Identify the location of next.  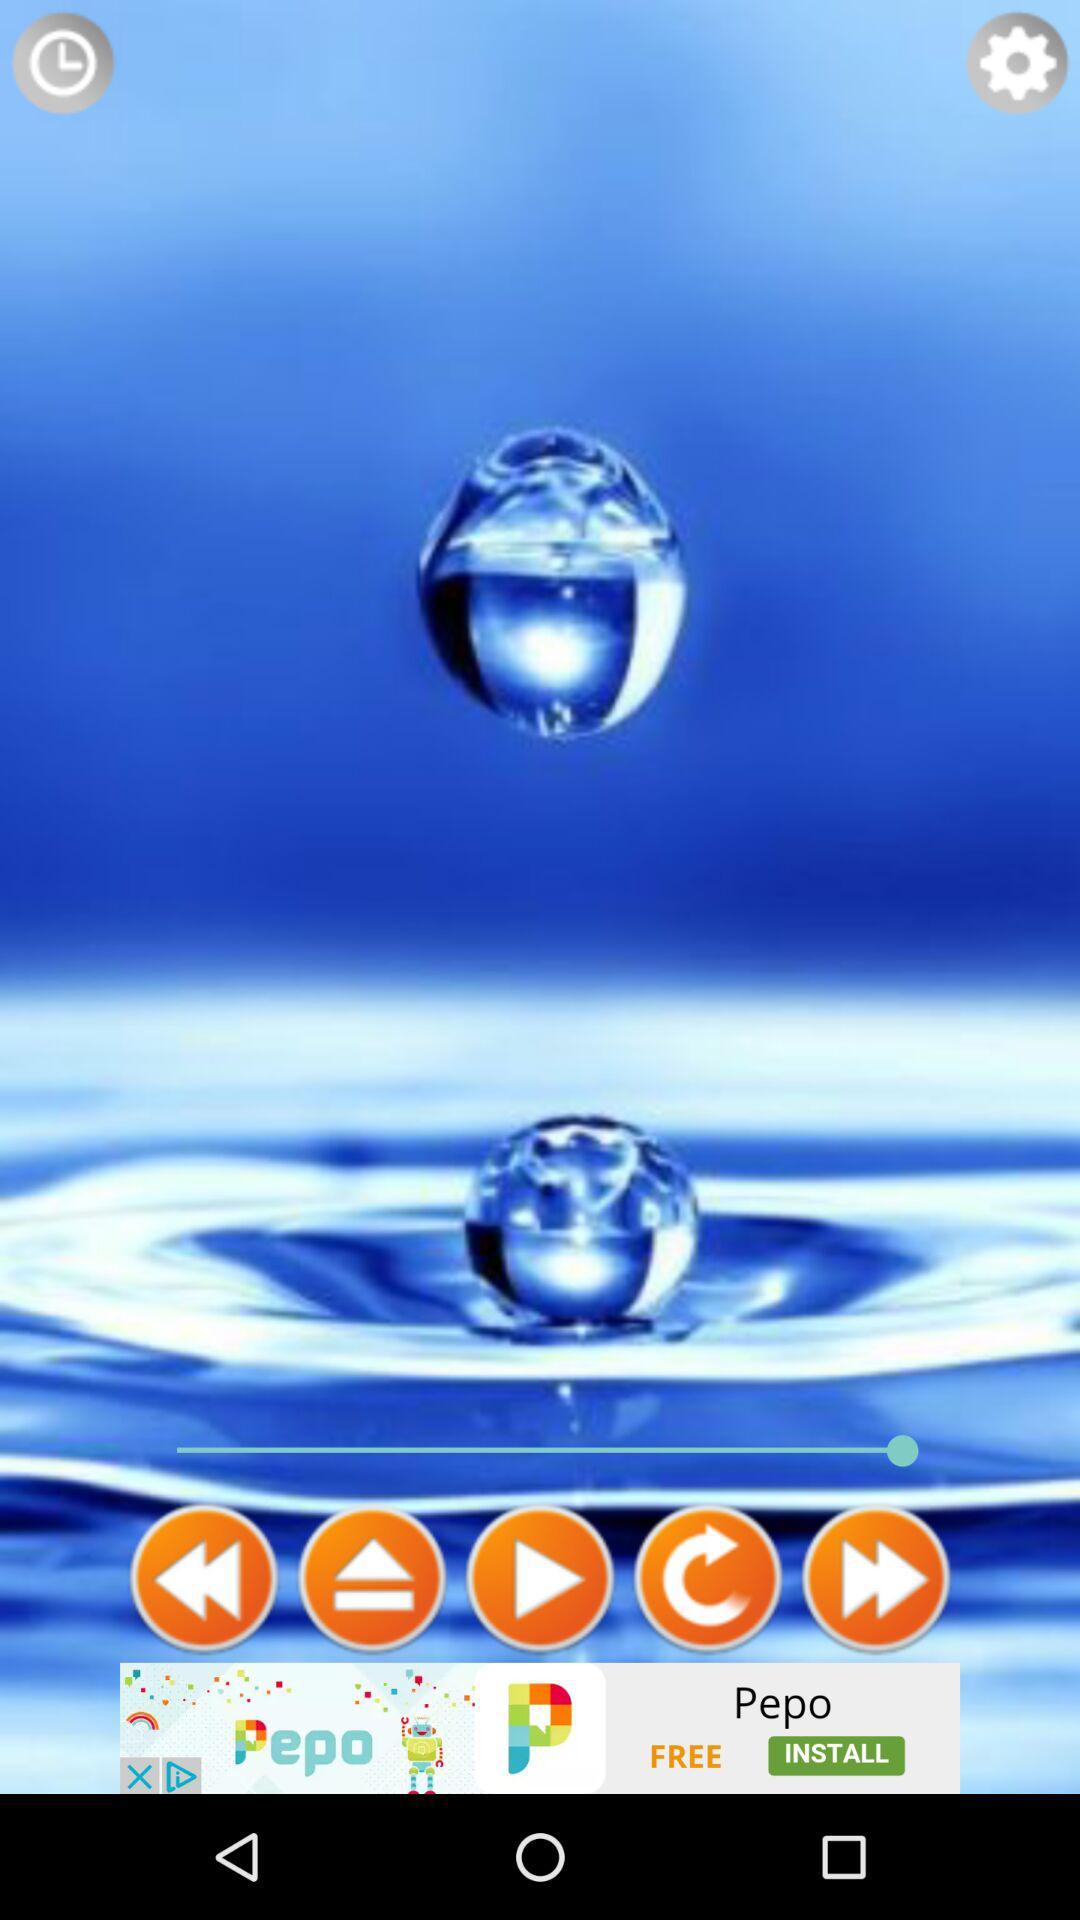
(371, 1577).